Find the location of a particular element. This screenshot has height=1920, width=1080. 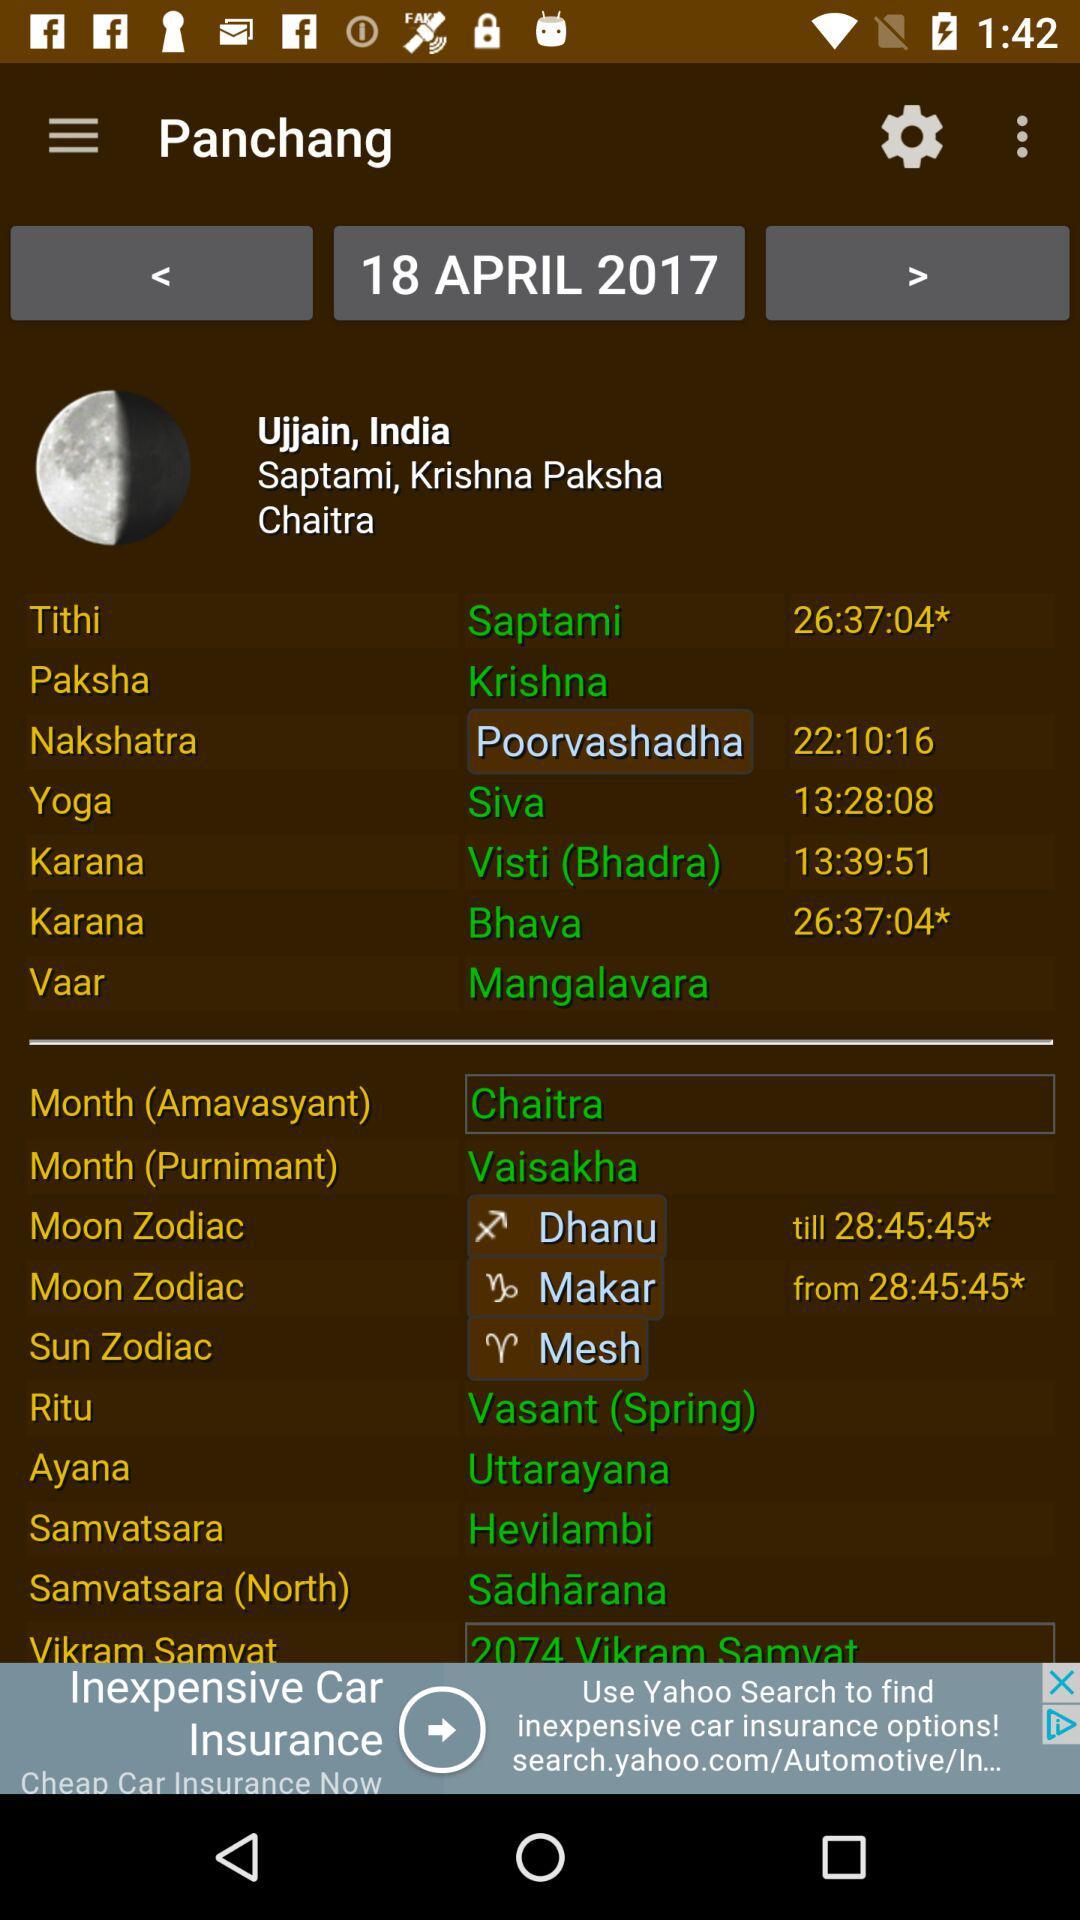

shows details page is located at coordinates (540, 999).